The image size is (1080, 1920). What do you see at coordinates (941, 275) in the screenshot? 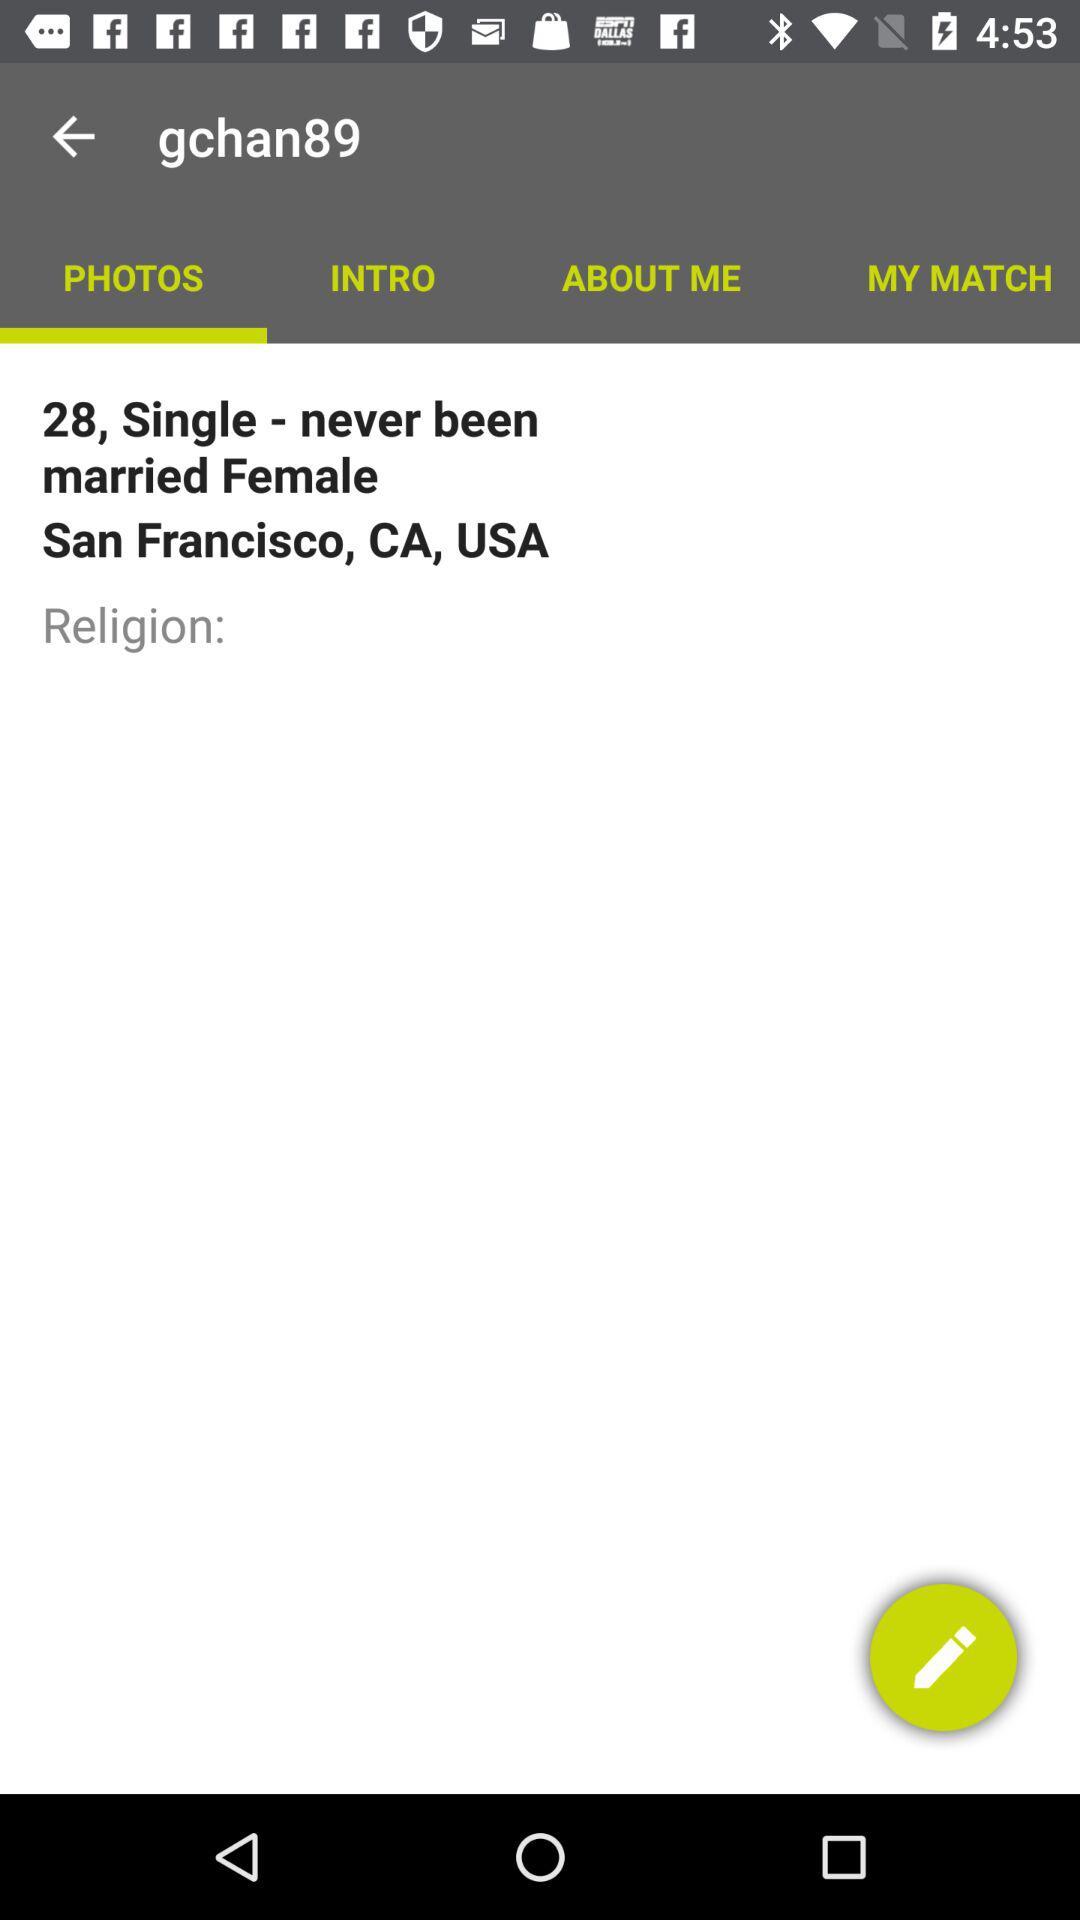
I see `my match icon` at bounding box center [941, 275].